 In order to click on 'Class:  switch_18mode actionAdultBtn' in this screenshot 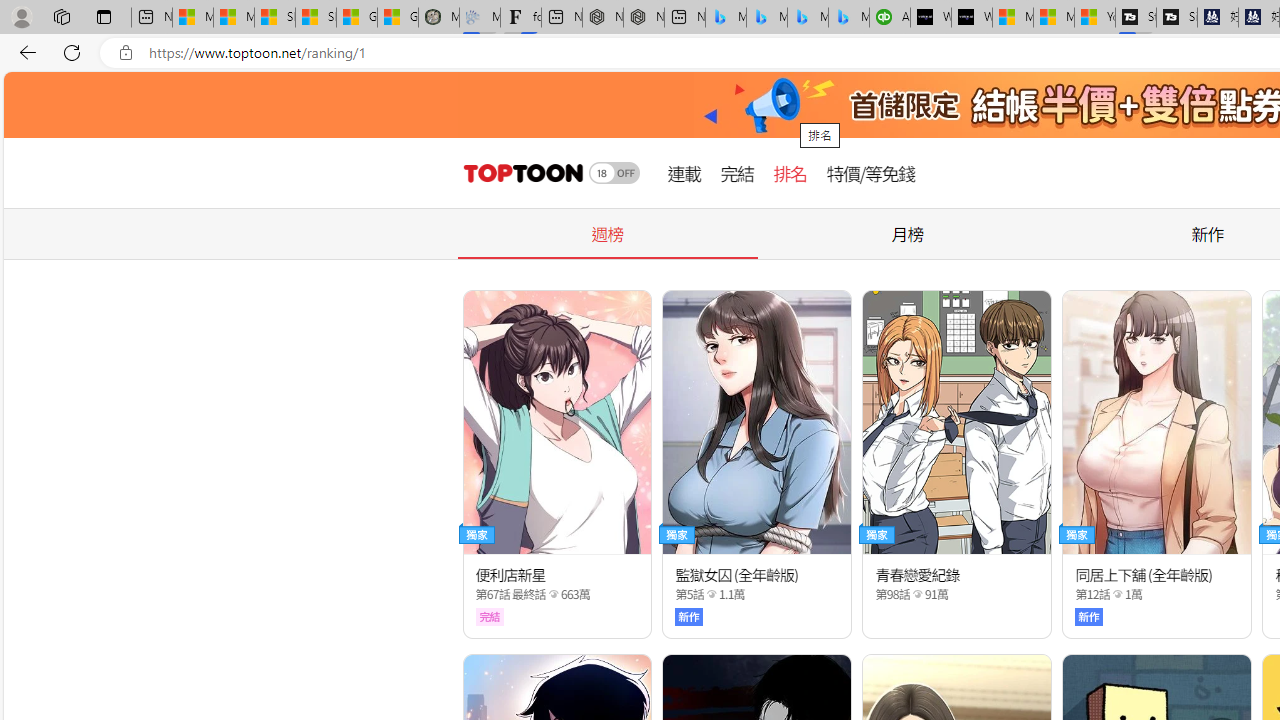, I will do `click(614, 172)`.